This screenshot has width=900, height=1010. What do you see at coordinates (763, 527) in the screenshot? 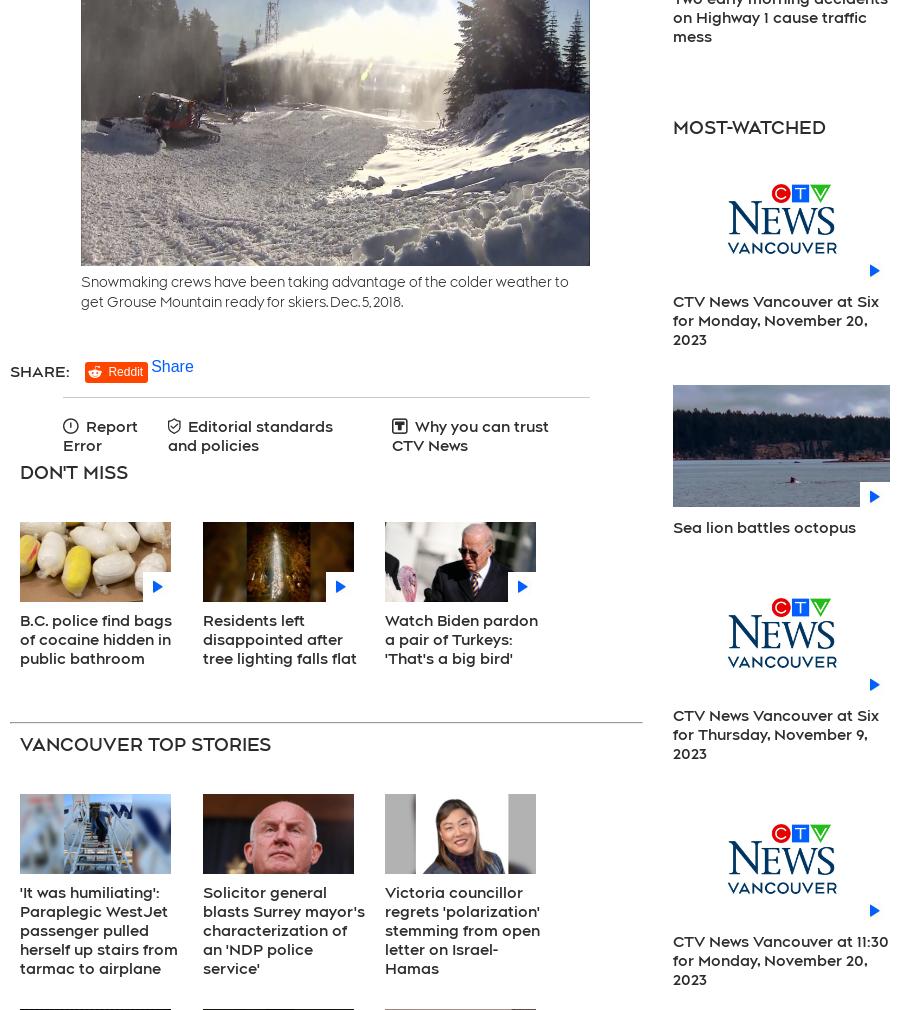
I see `'Sea lion battles octopus'` at bounding box center [763, 527].